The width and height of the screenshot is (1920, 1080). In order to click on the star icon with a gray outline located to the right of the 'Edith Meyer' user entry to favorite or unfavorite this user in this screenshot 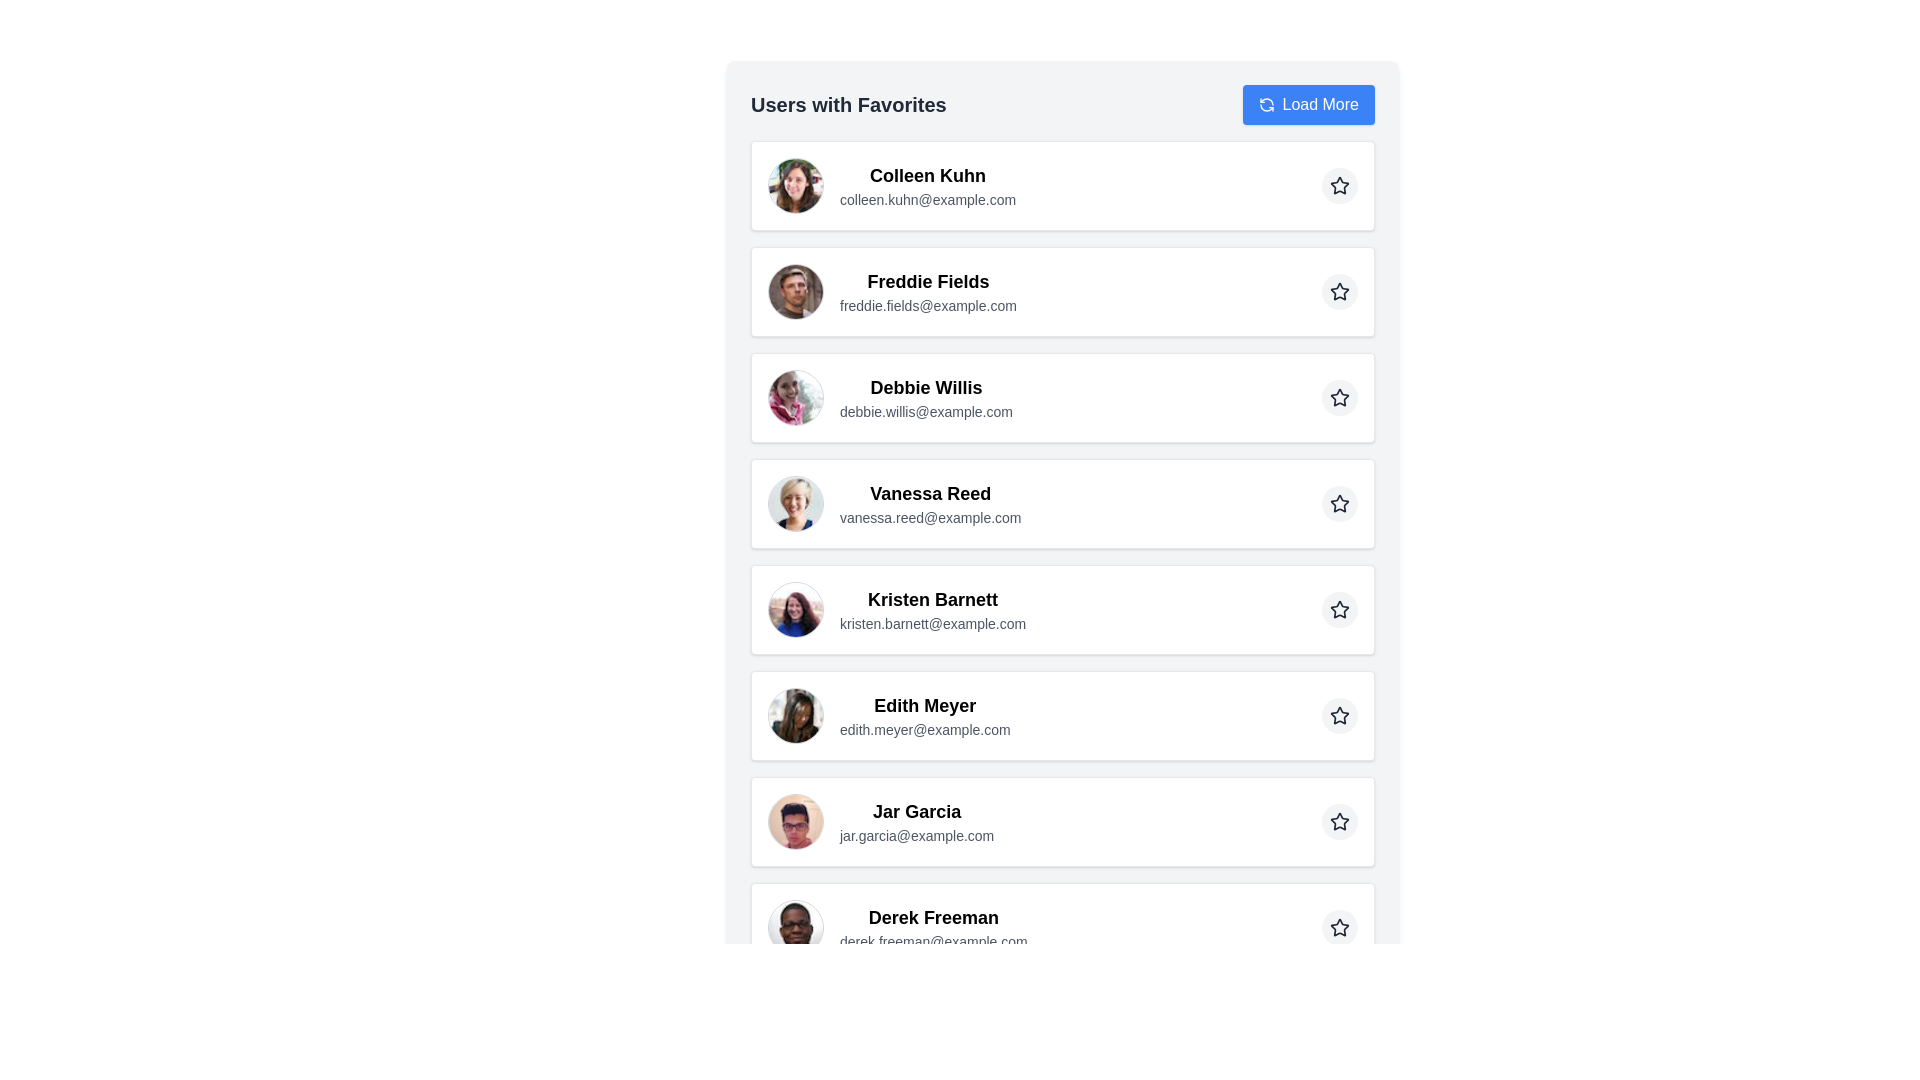, I will do `click(1339, 715)`.